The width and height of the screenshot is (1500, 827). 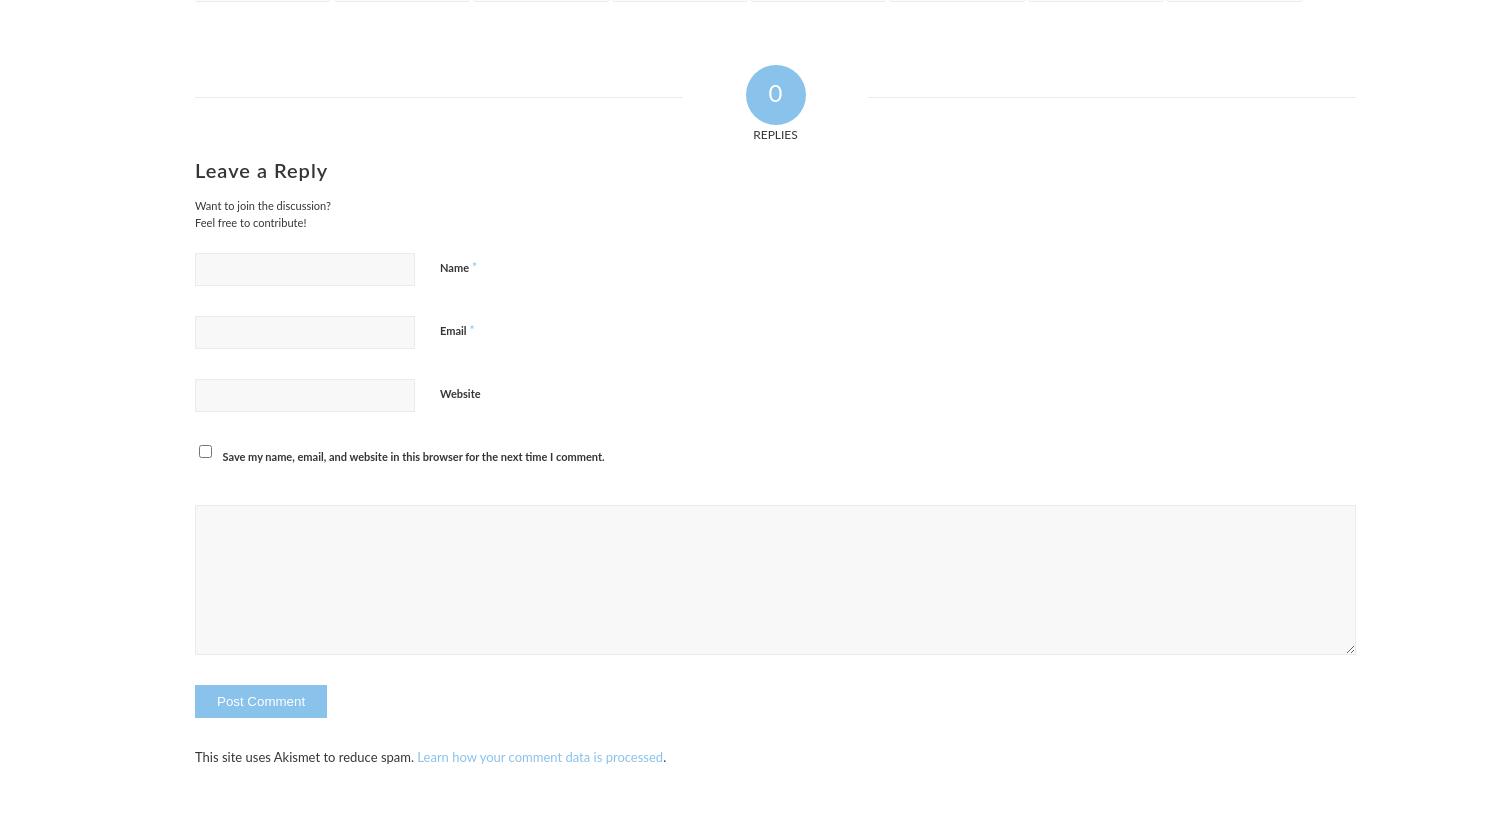 I want to click on 'Email', so click(x=453, y=330).